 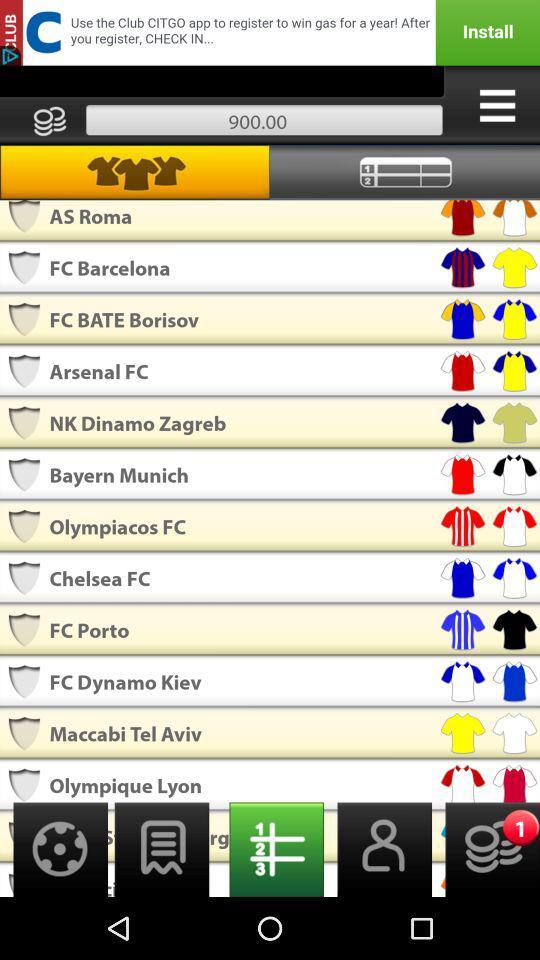 I want to click on the avatar icon, so click(x=378, y=909).